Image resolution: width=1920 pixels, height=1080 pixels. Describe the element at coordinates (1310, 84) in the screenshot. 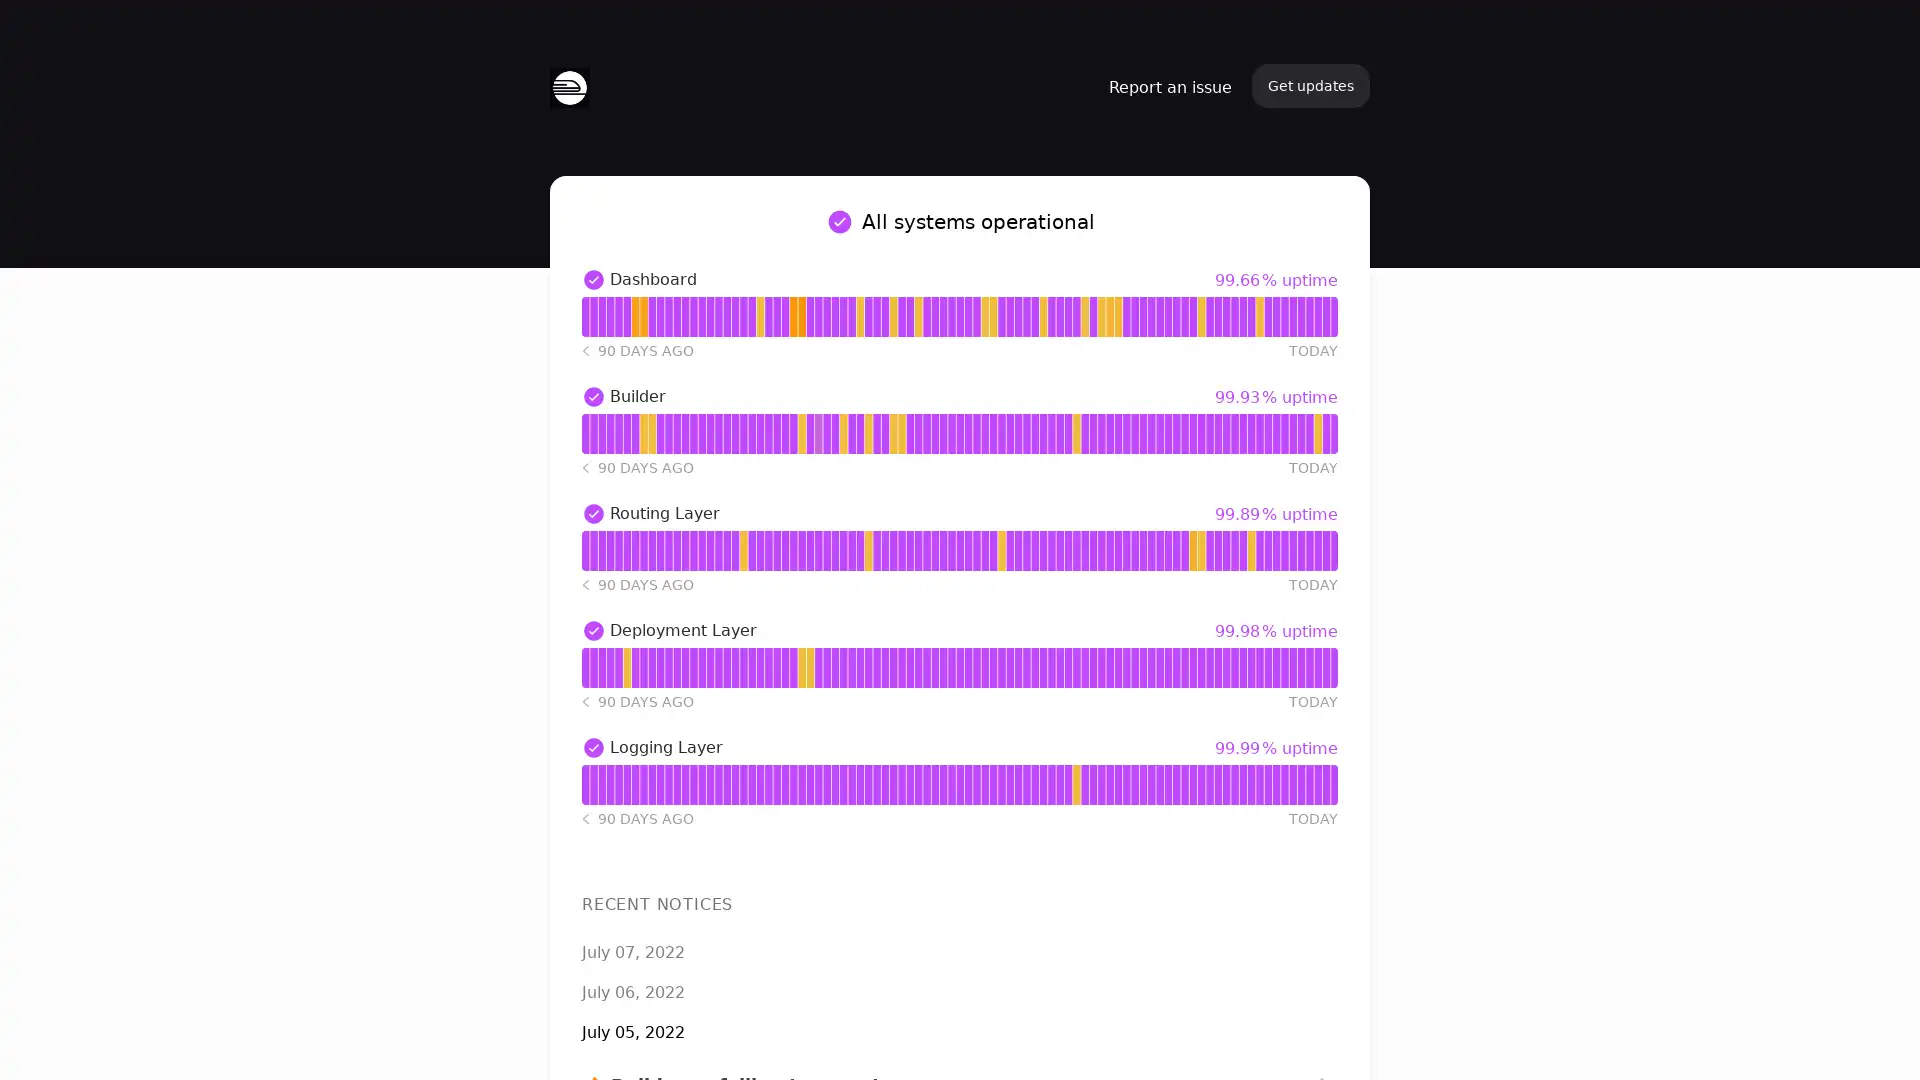

I see `Get updates` at that location.